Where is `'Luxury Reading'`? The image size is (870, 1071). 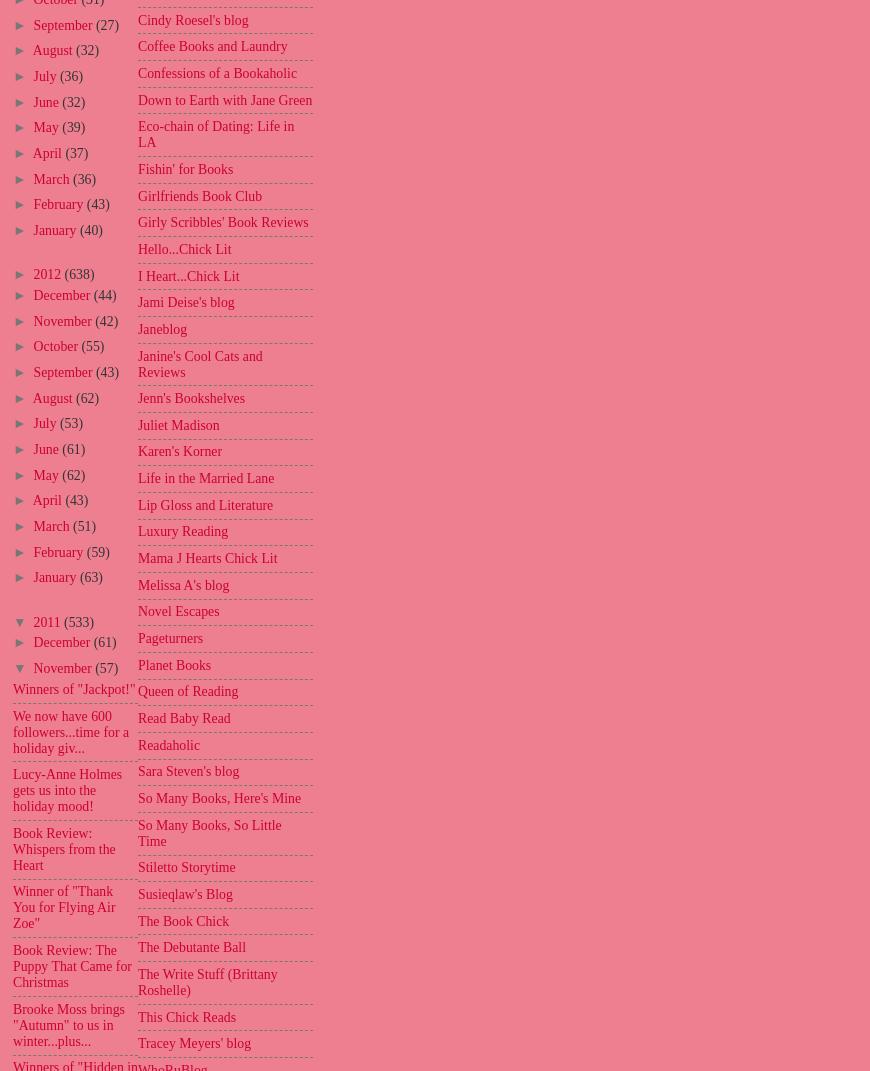
'Luxury Reading' is located at coordinates (181, 530).